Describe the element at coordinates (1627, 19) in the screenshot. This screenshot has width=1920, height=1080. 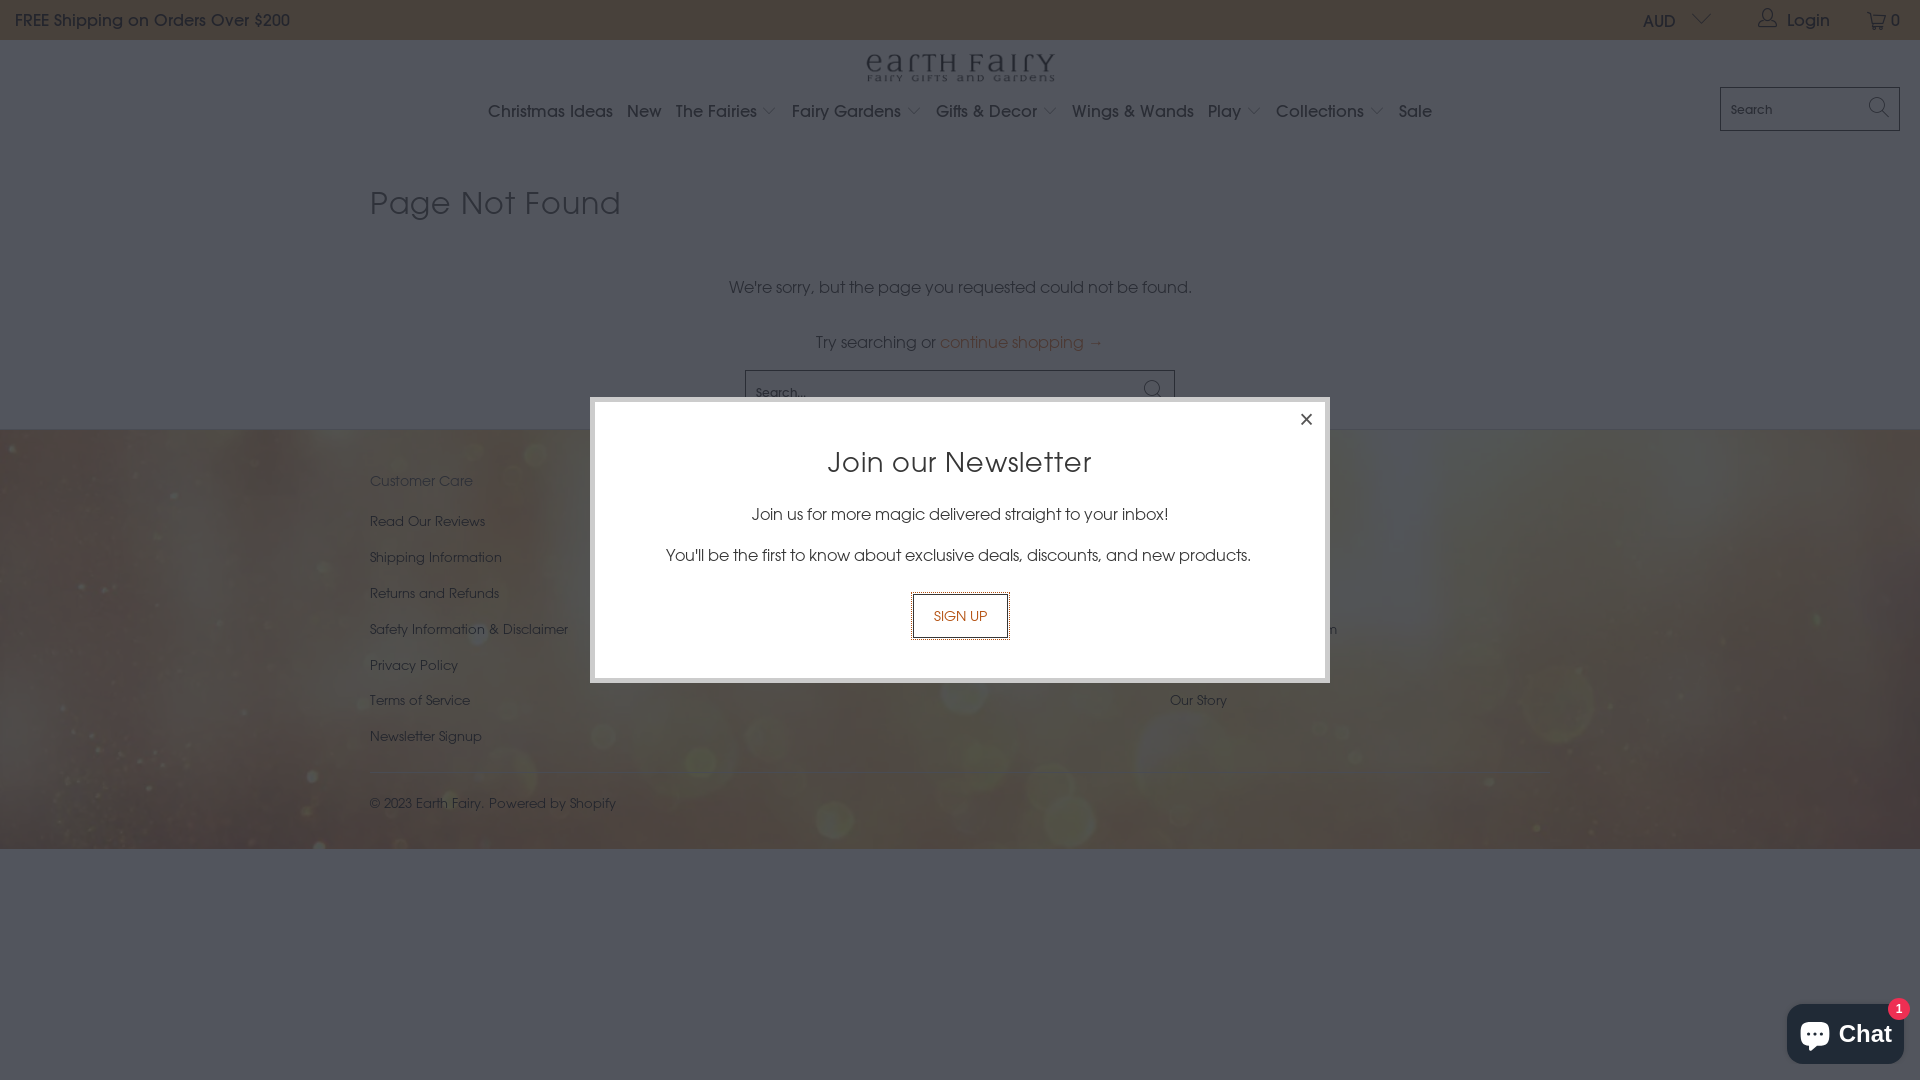
I see `'AUD'` at that location.